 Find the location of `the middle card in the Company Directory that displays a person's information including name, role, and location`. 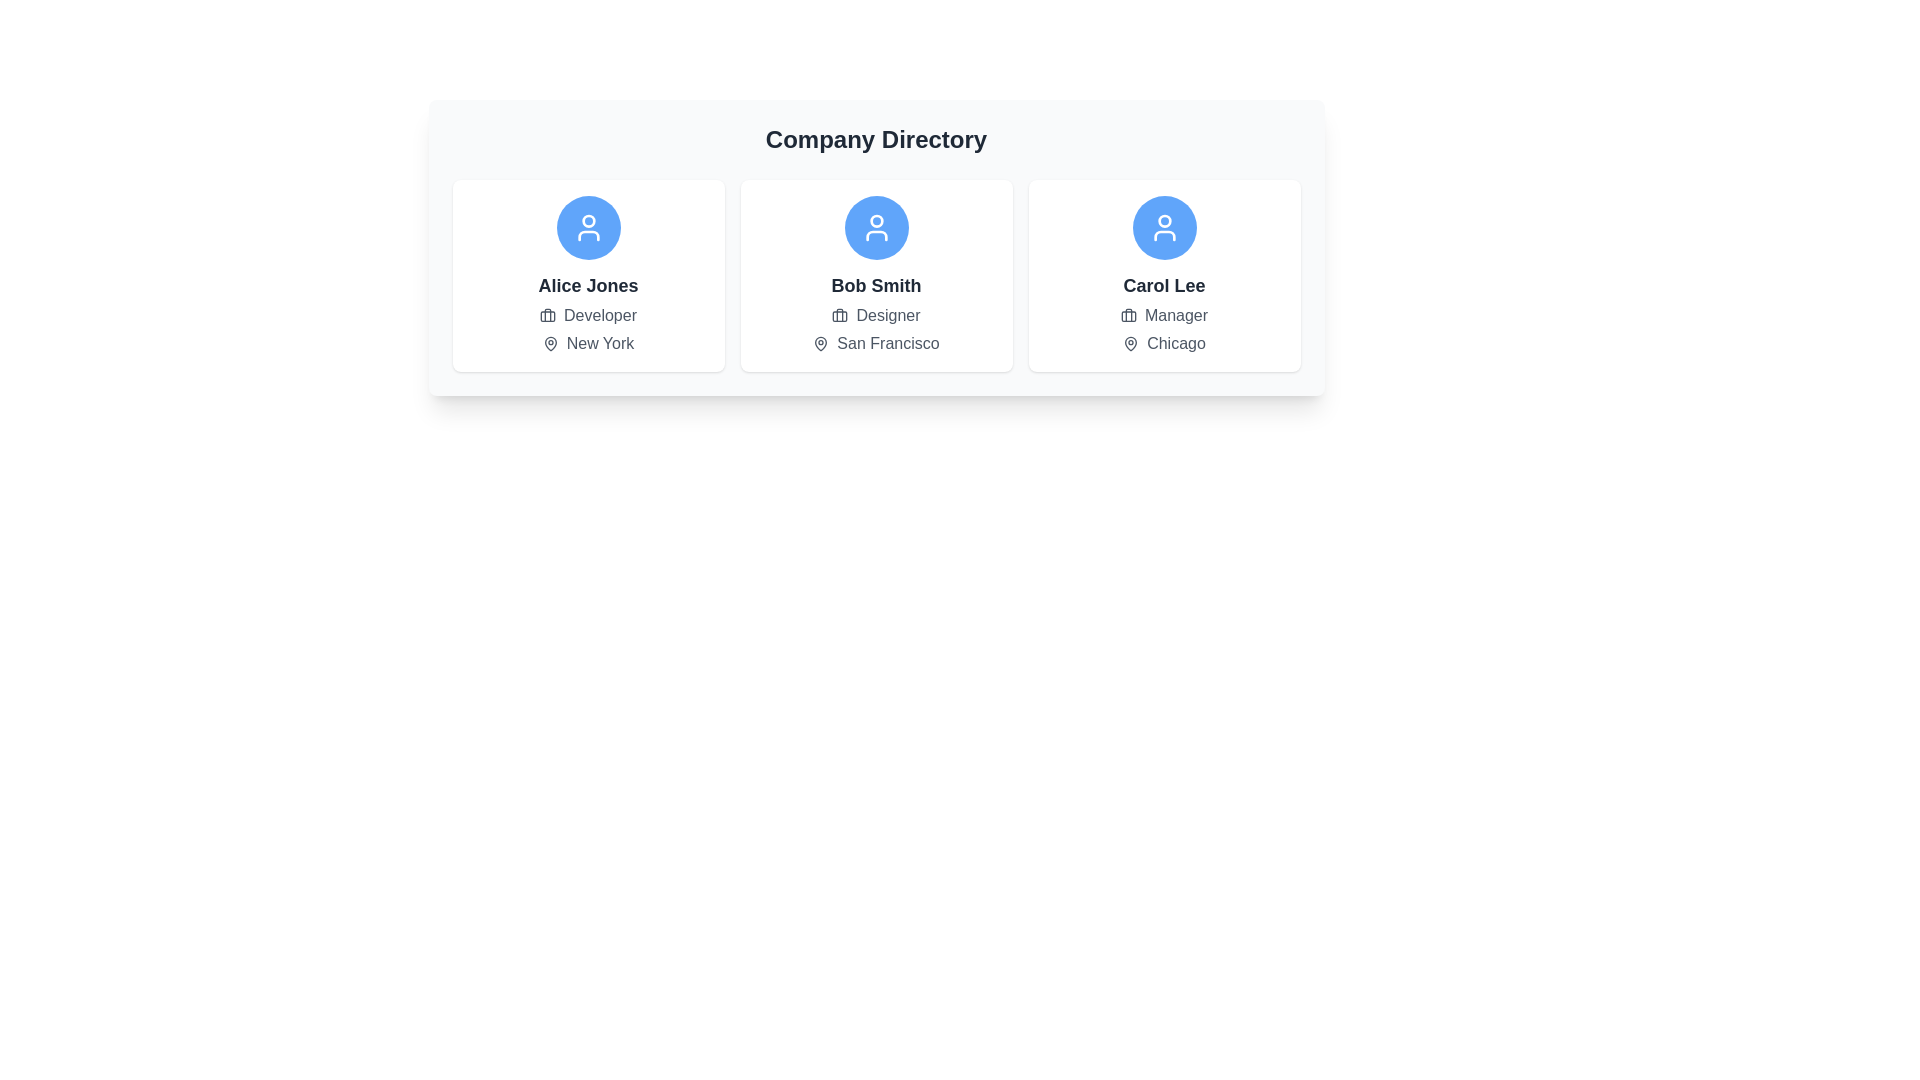

the middle card in the Company Directory that displays a person's information including name, role, and location is located at coordinates (876, 276).